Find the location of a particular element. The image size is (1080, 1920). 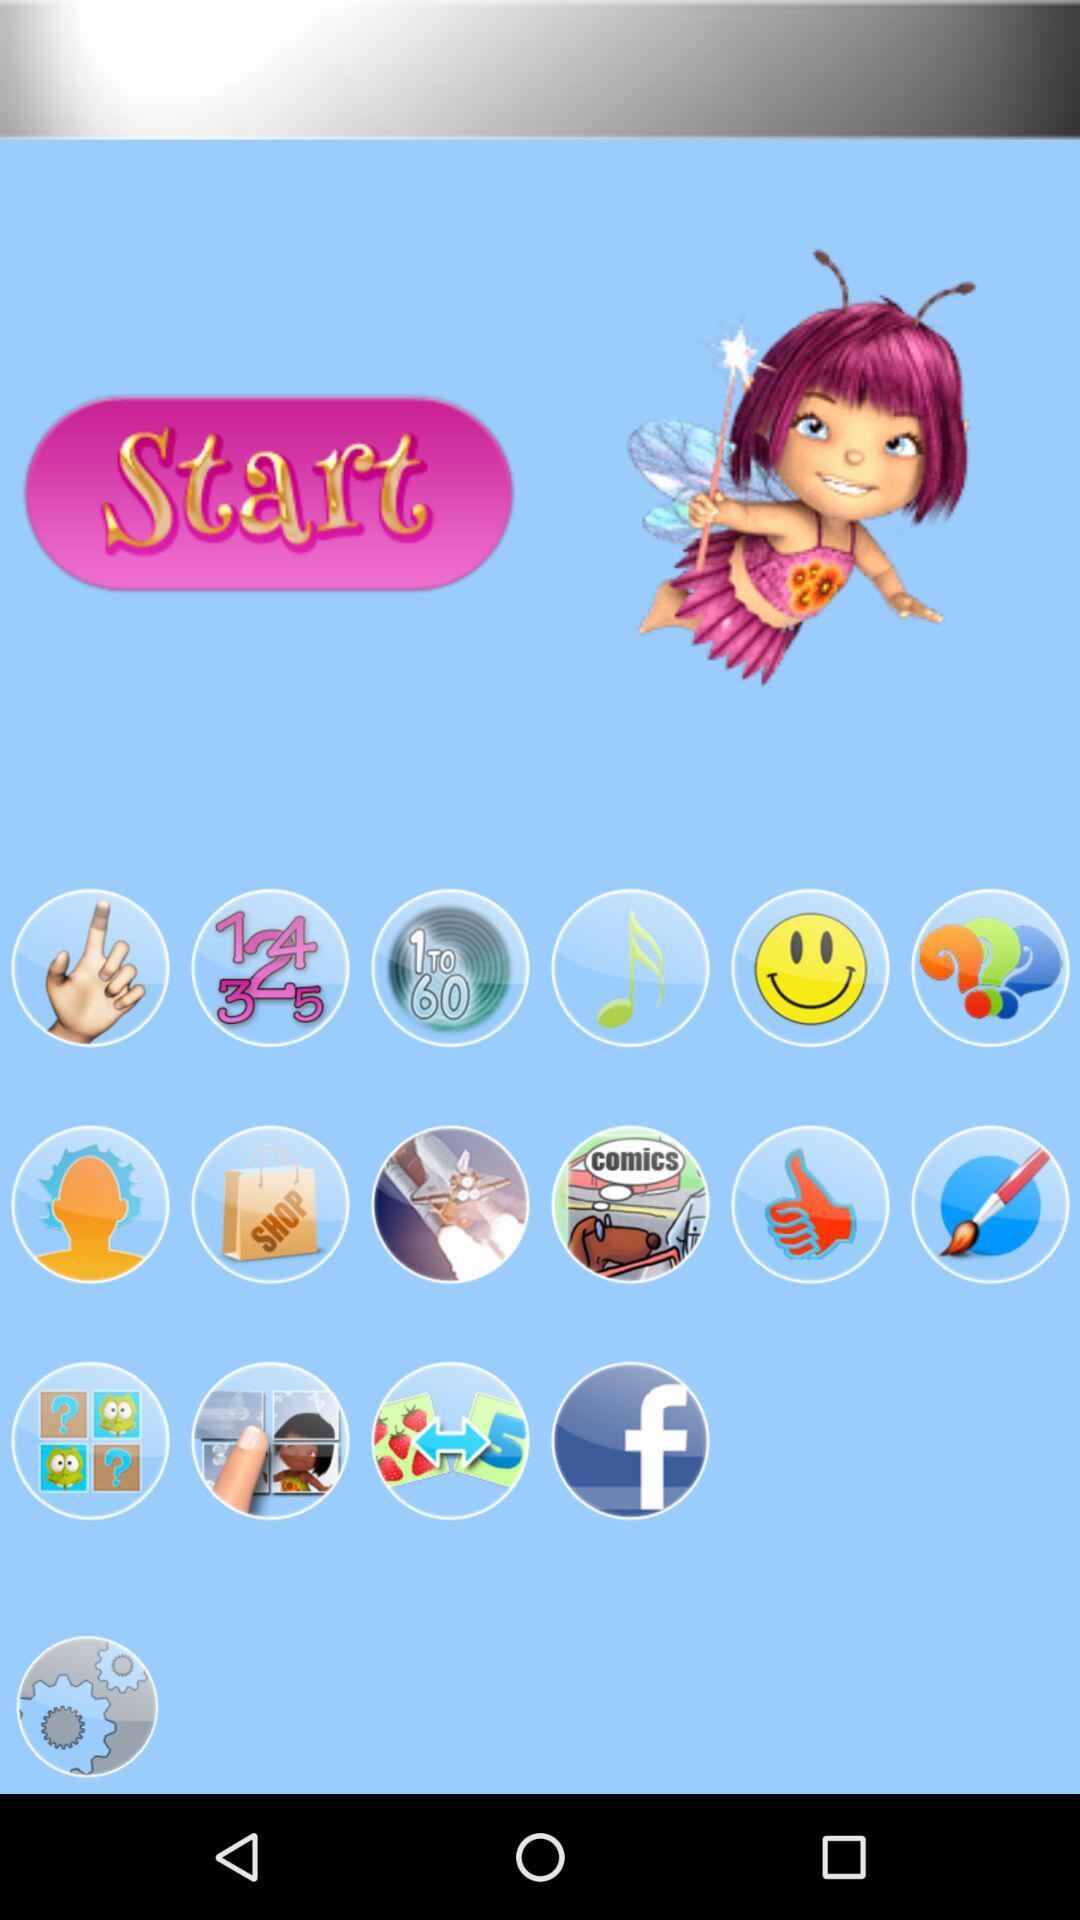

the emoji icon is located at coordinates (810, 1036).